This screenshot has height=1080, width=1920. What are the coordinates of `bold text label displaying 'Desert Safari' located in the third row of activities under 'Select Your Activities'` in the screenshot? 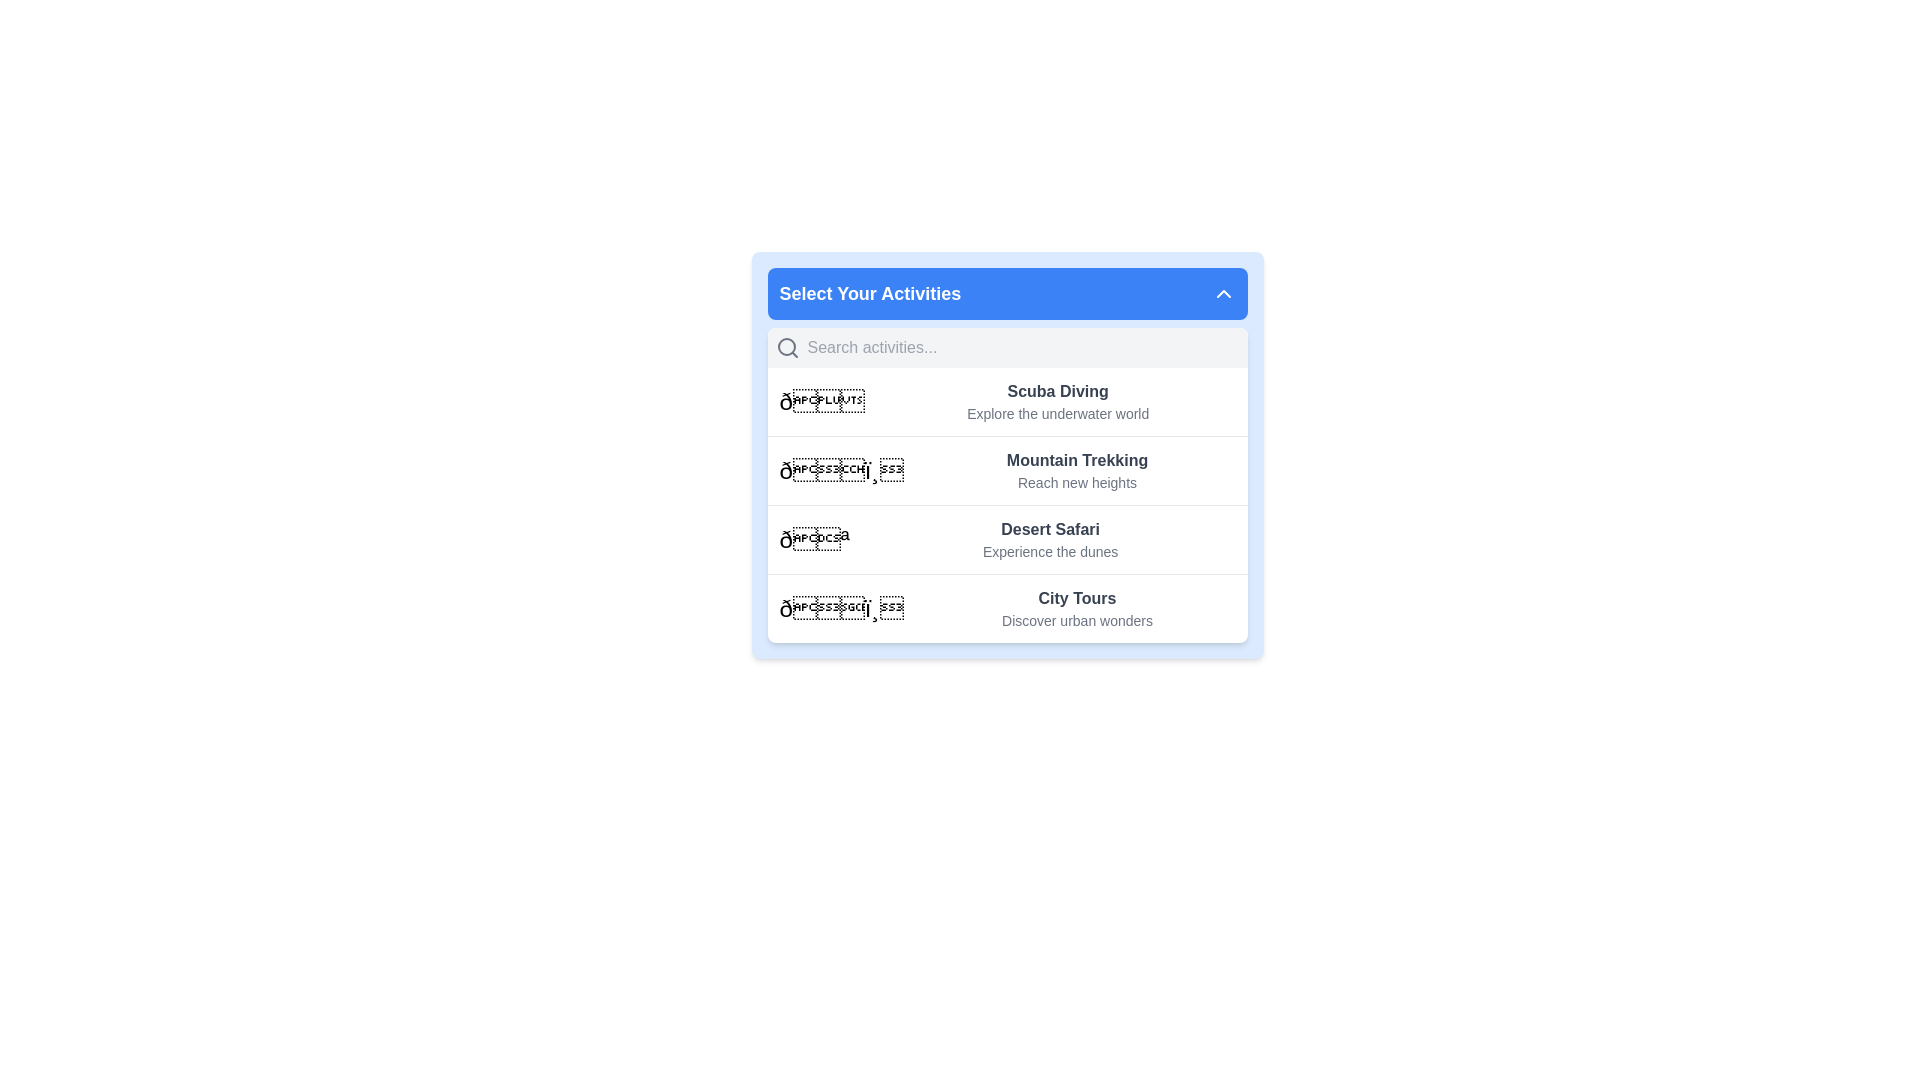 It's located at (1049, 528).